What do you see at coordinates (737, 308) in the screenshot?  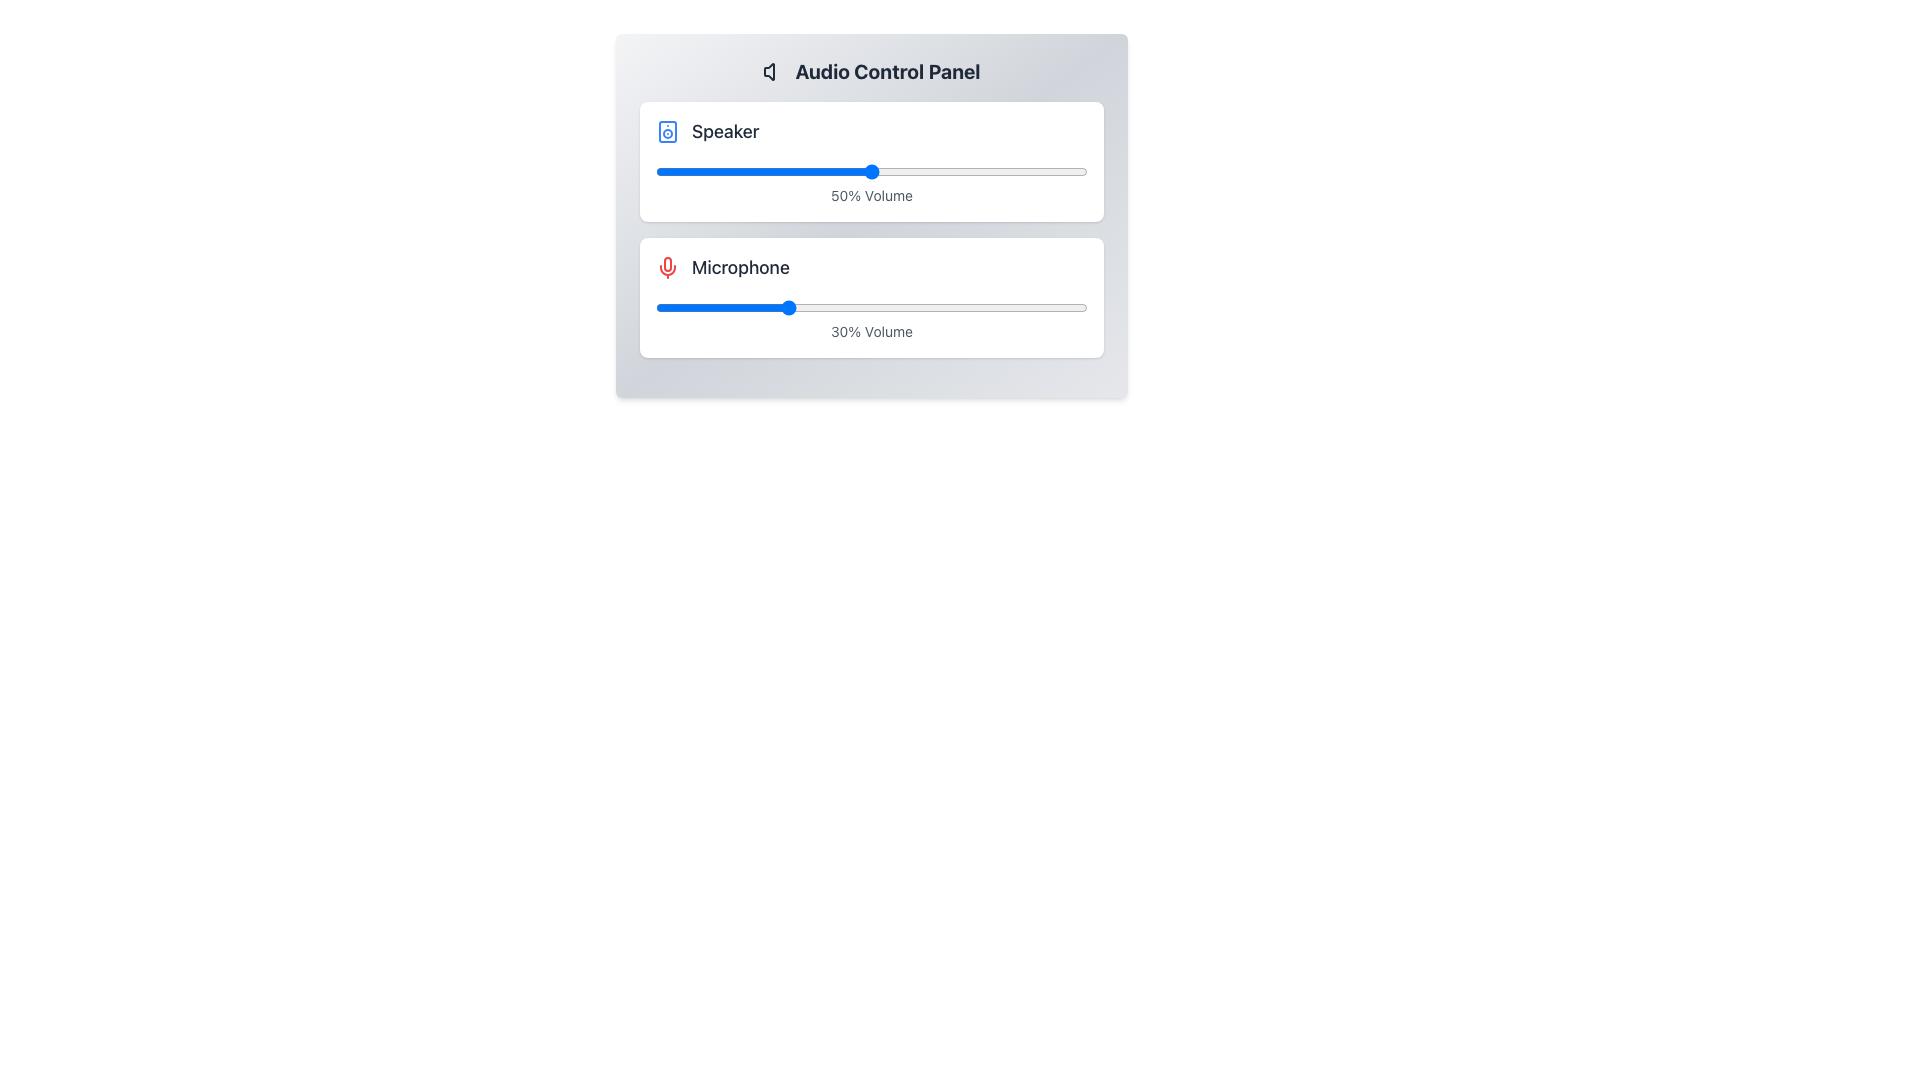 I see `the microphone volume` at bounding box center [737, 308].